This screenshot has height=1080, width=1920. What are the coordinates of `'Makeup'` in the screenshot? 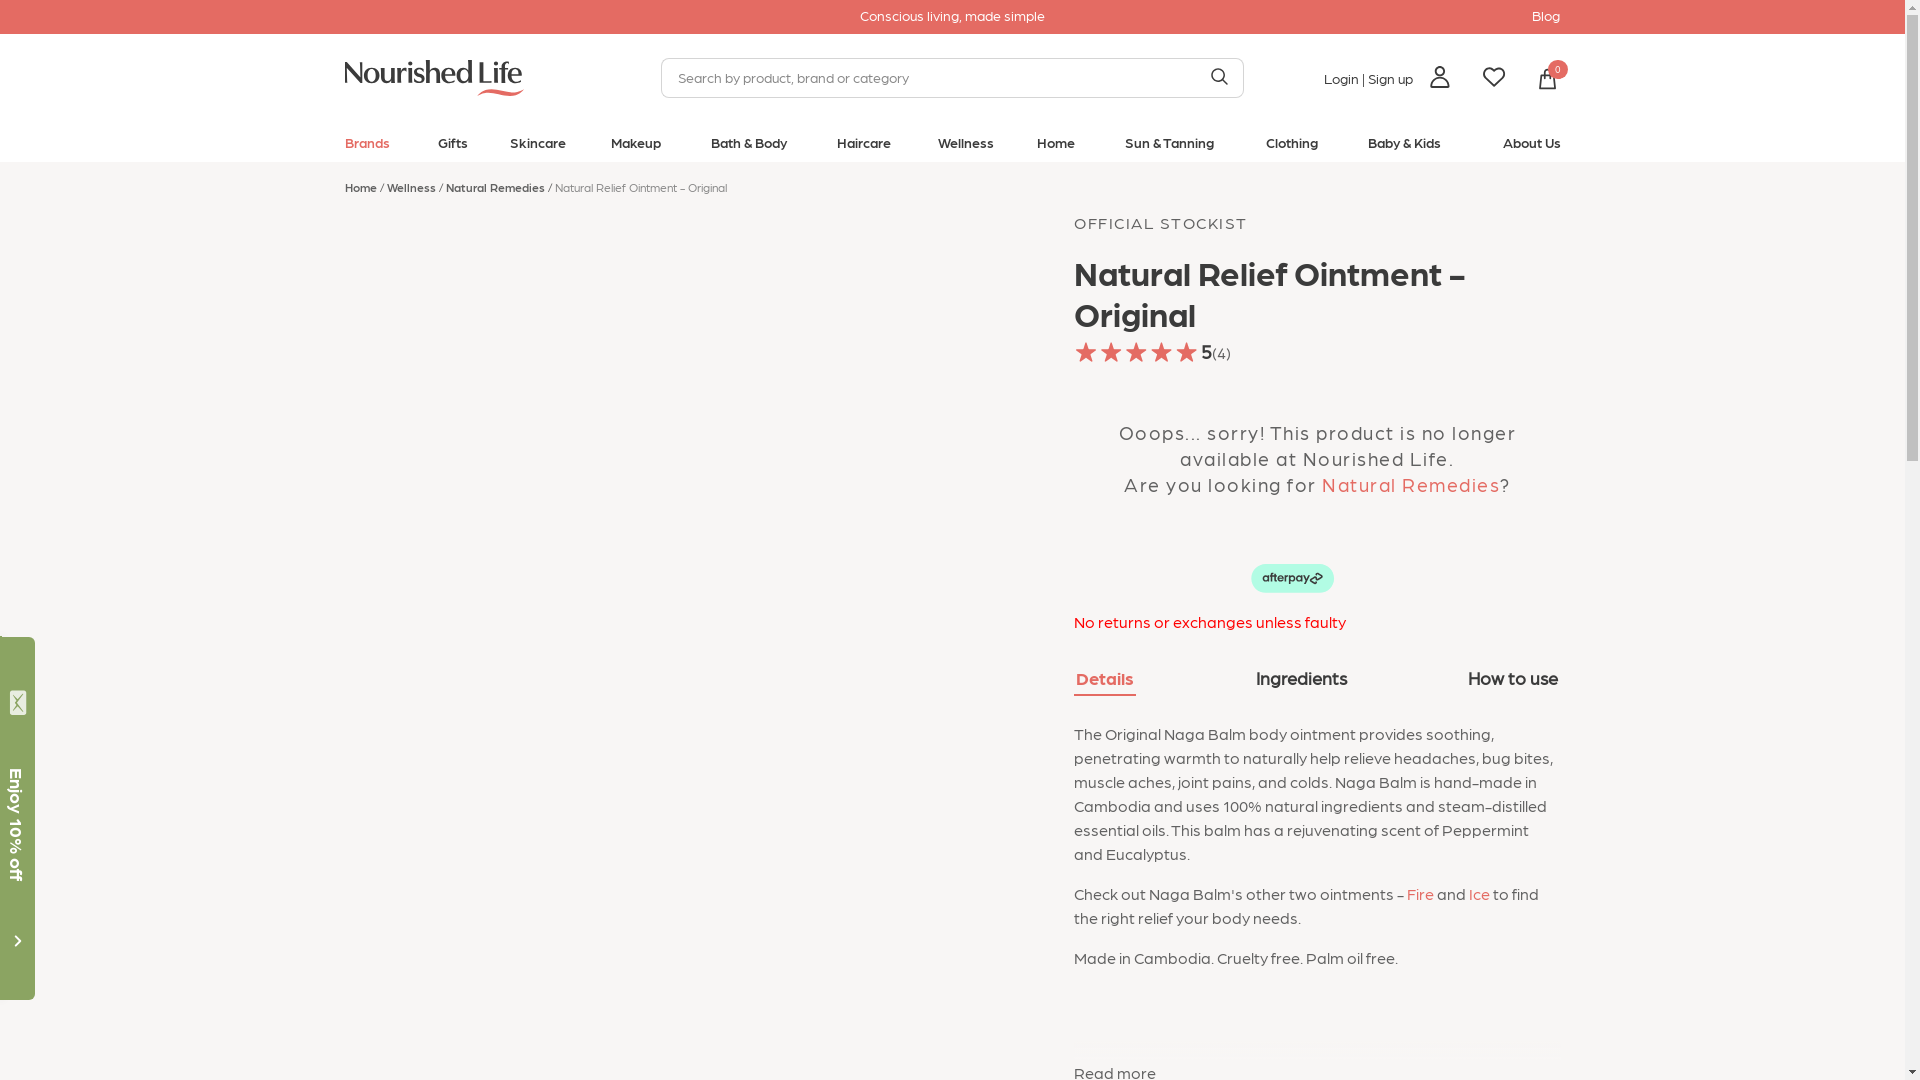 It's located at (635, 145).